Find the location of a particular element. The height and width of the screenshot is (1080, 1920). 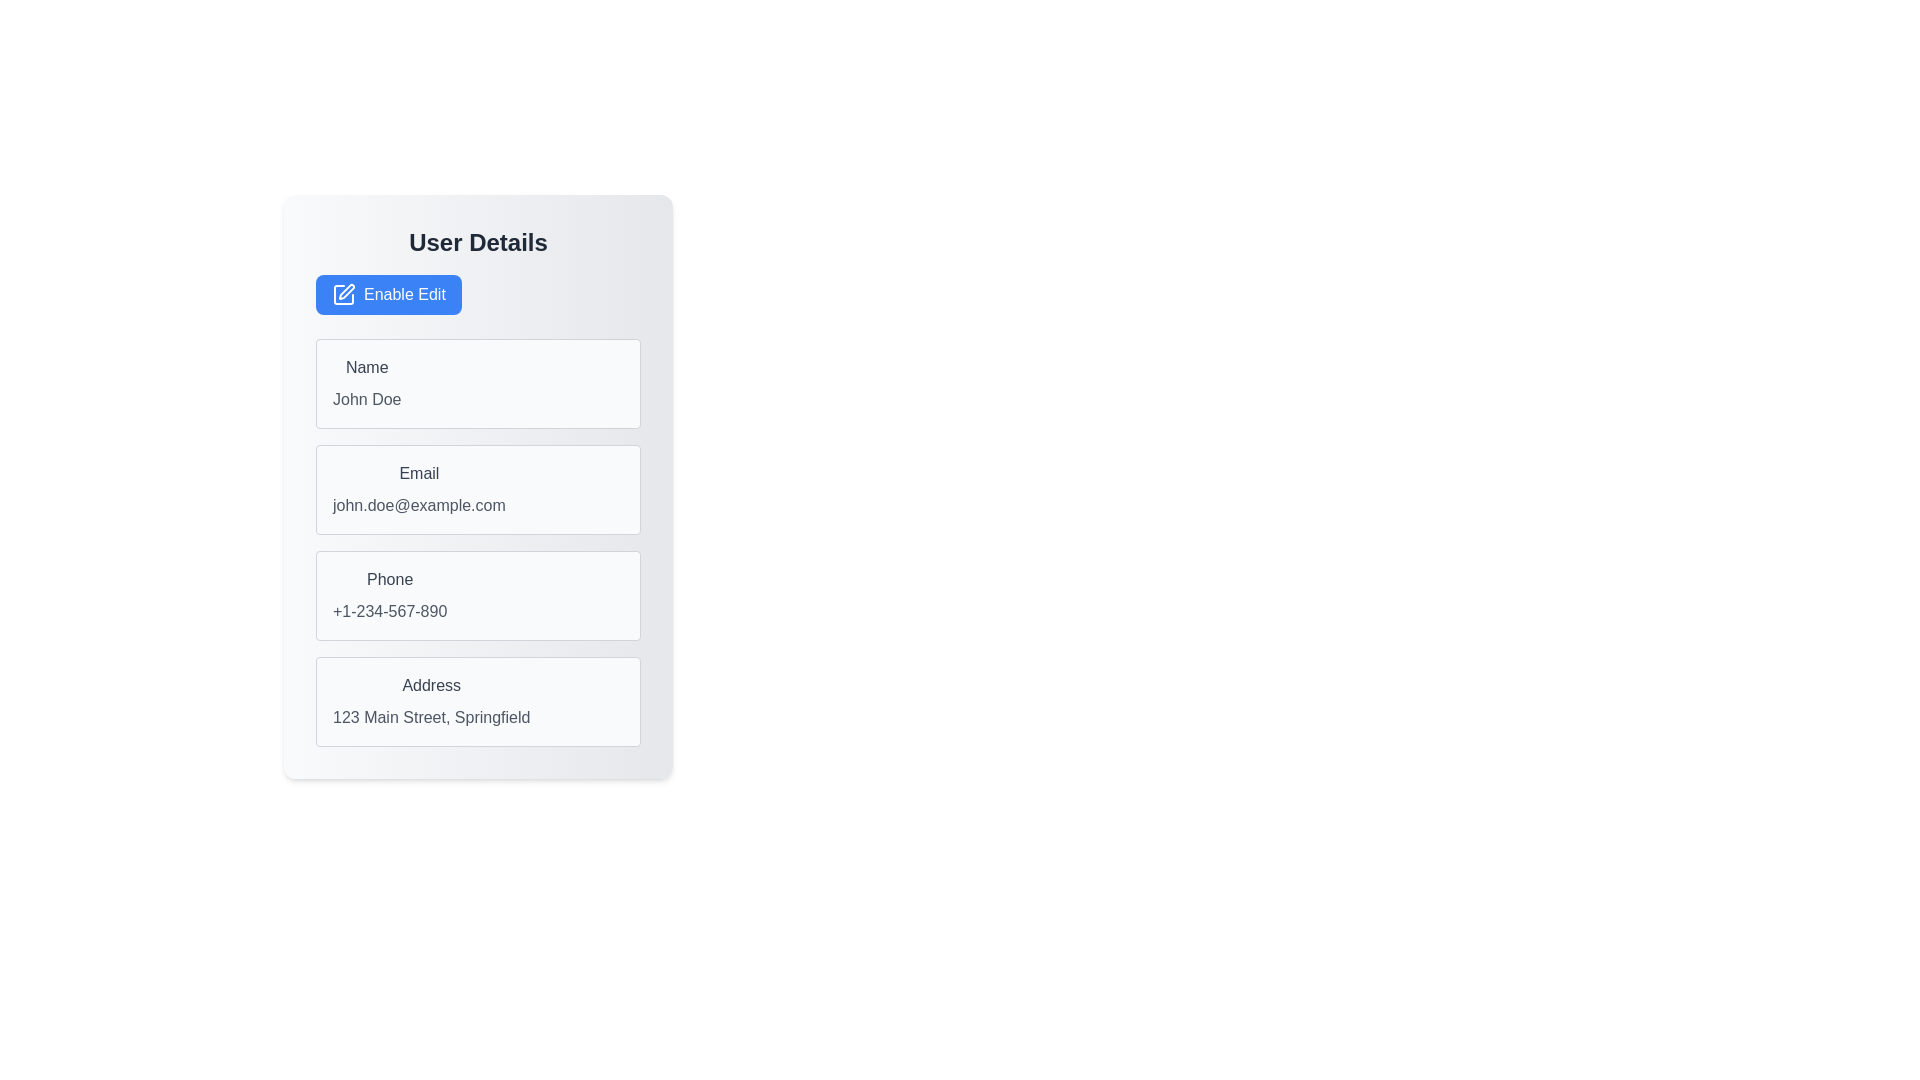

the text label displaying 'Phone', which is styled in a medium font-weight and gray color, positioned above the phone number '+1-234-567-890' is located at coordinates (390, 579).